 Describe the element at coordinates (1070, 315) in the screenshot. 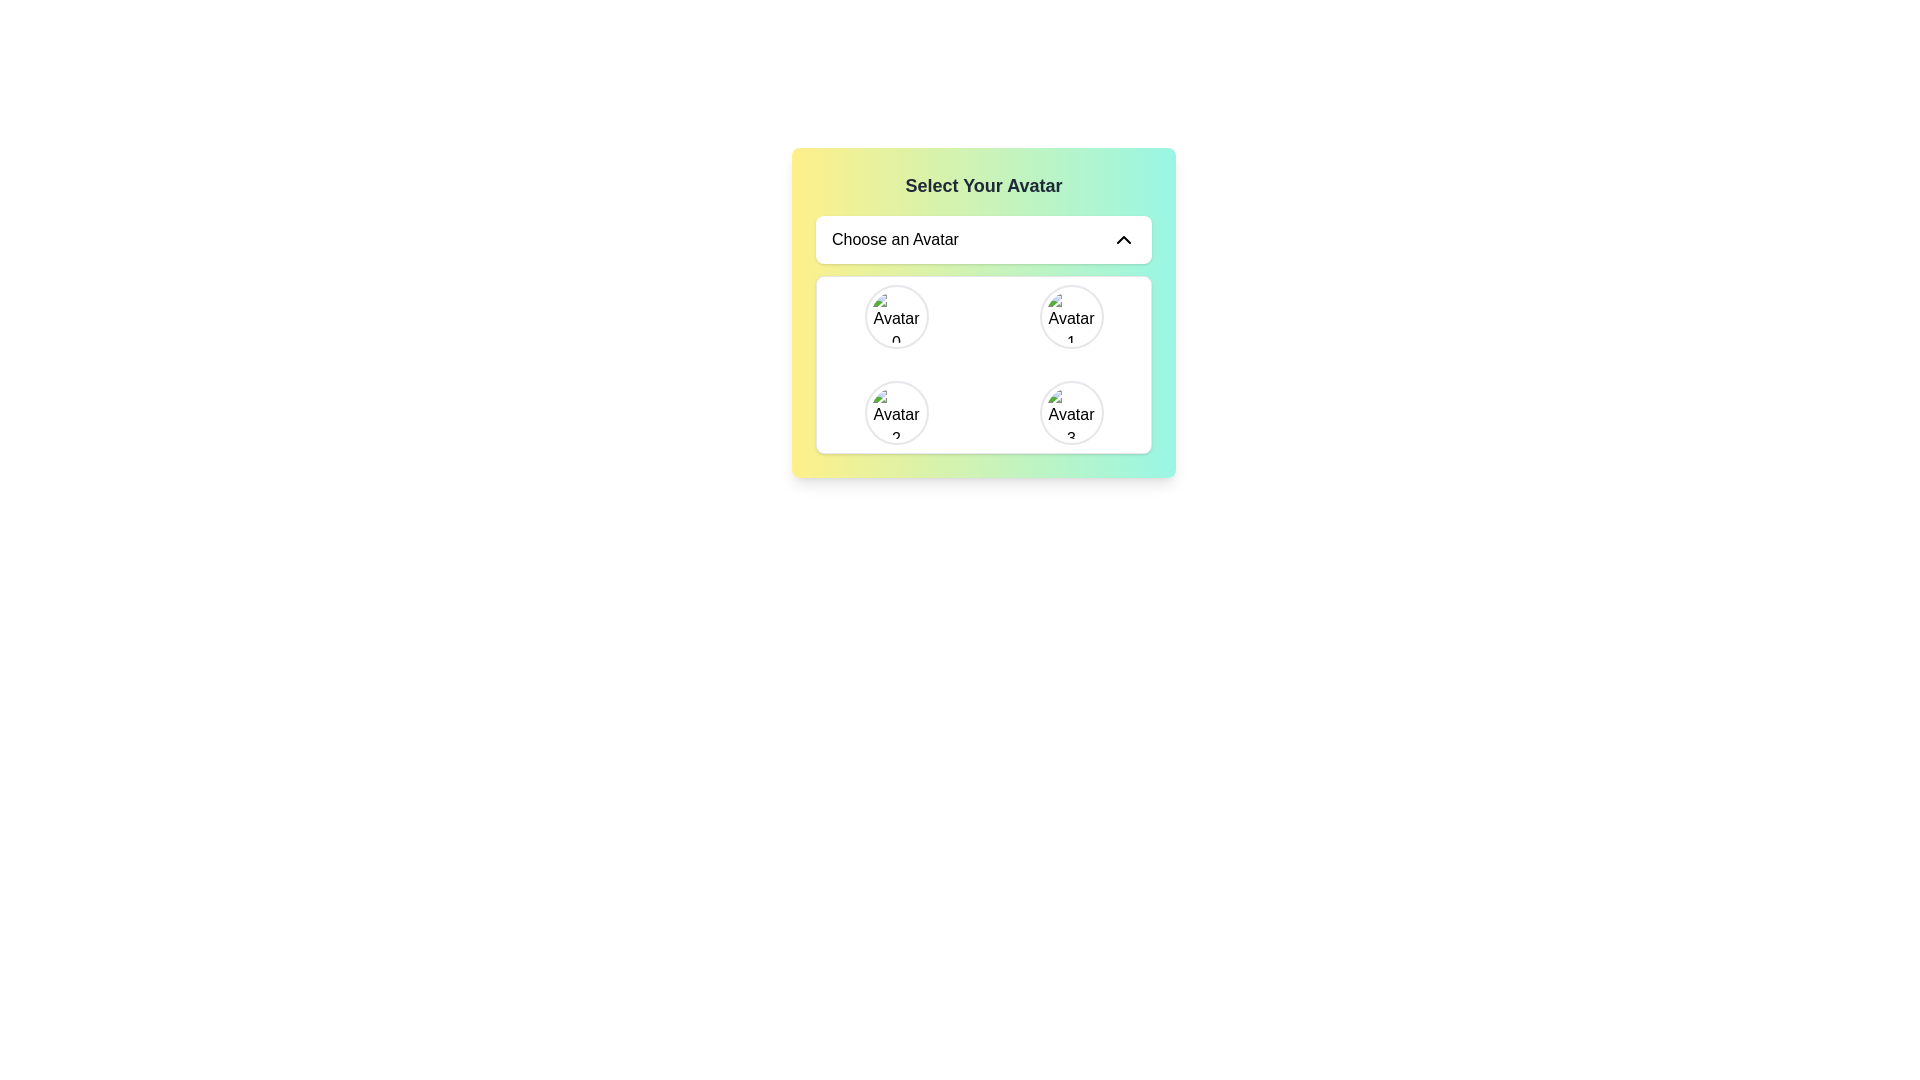

I see `the second avatar image button located at the top-right corner of the 'Select Your Avatar' card` at that location.